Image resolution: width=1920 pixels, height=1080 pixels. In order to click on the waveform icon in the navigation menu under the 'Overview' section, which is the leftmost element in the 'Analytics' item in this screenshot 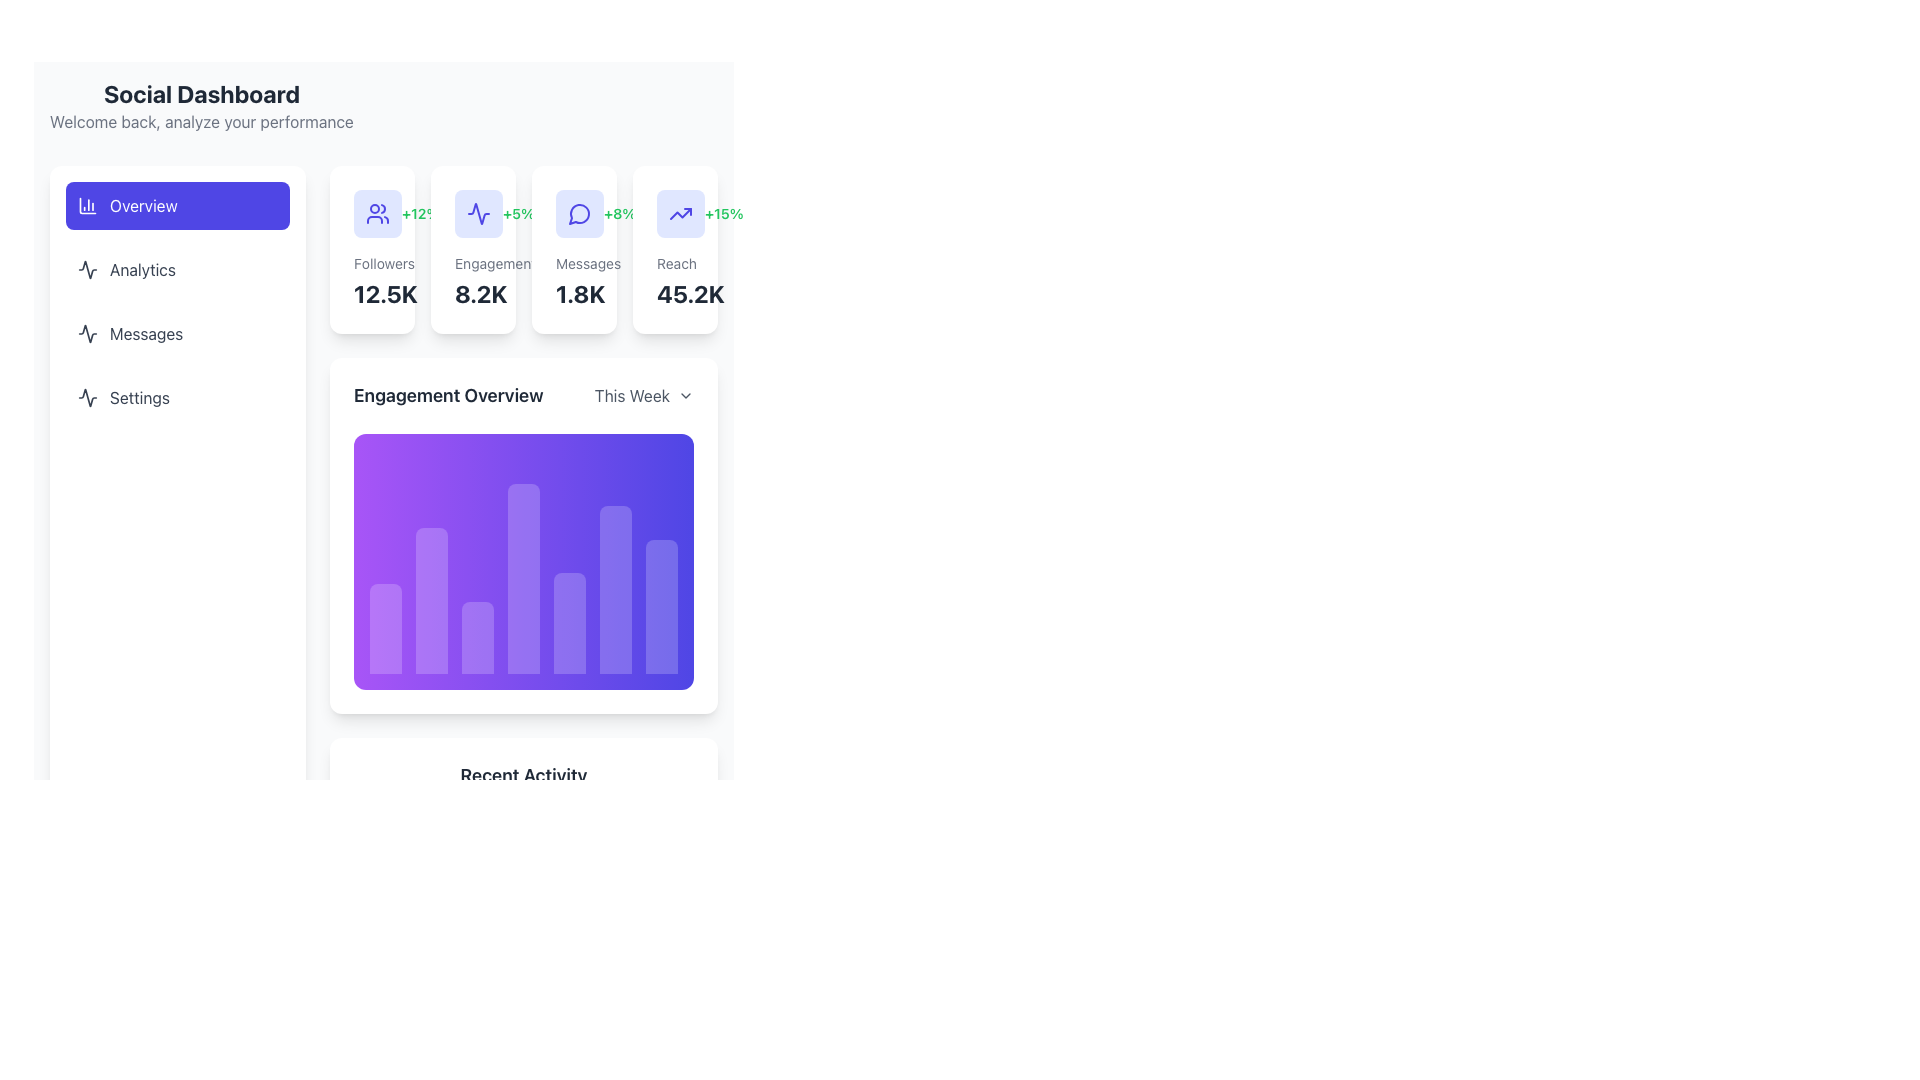, I will do `click(86, 270)`.